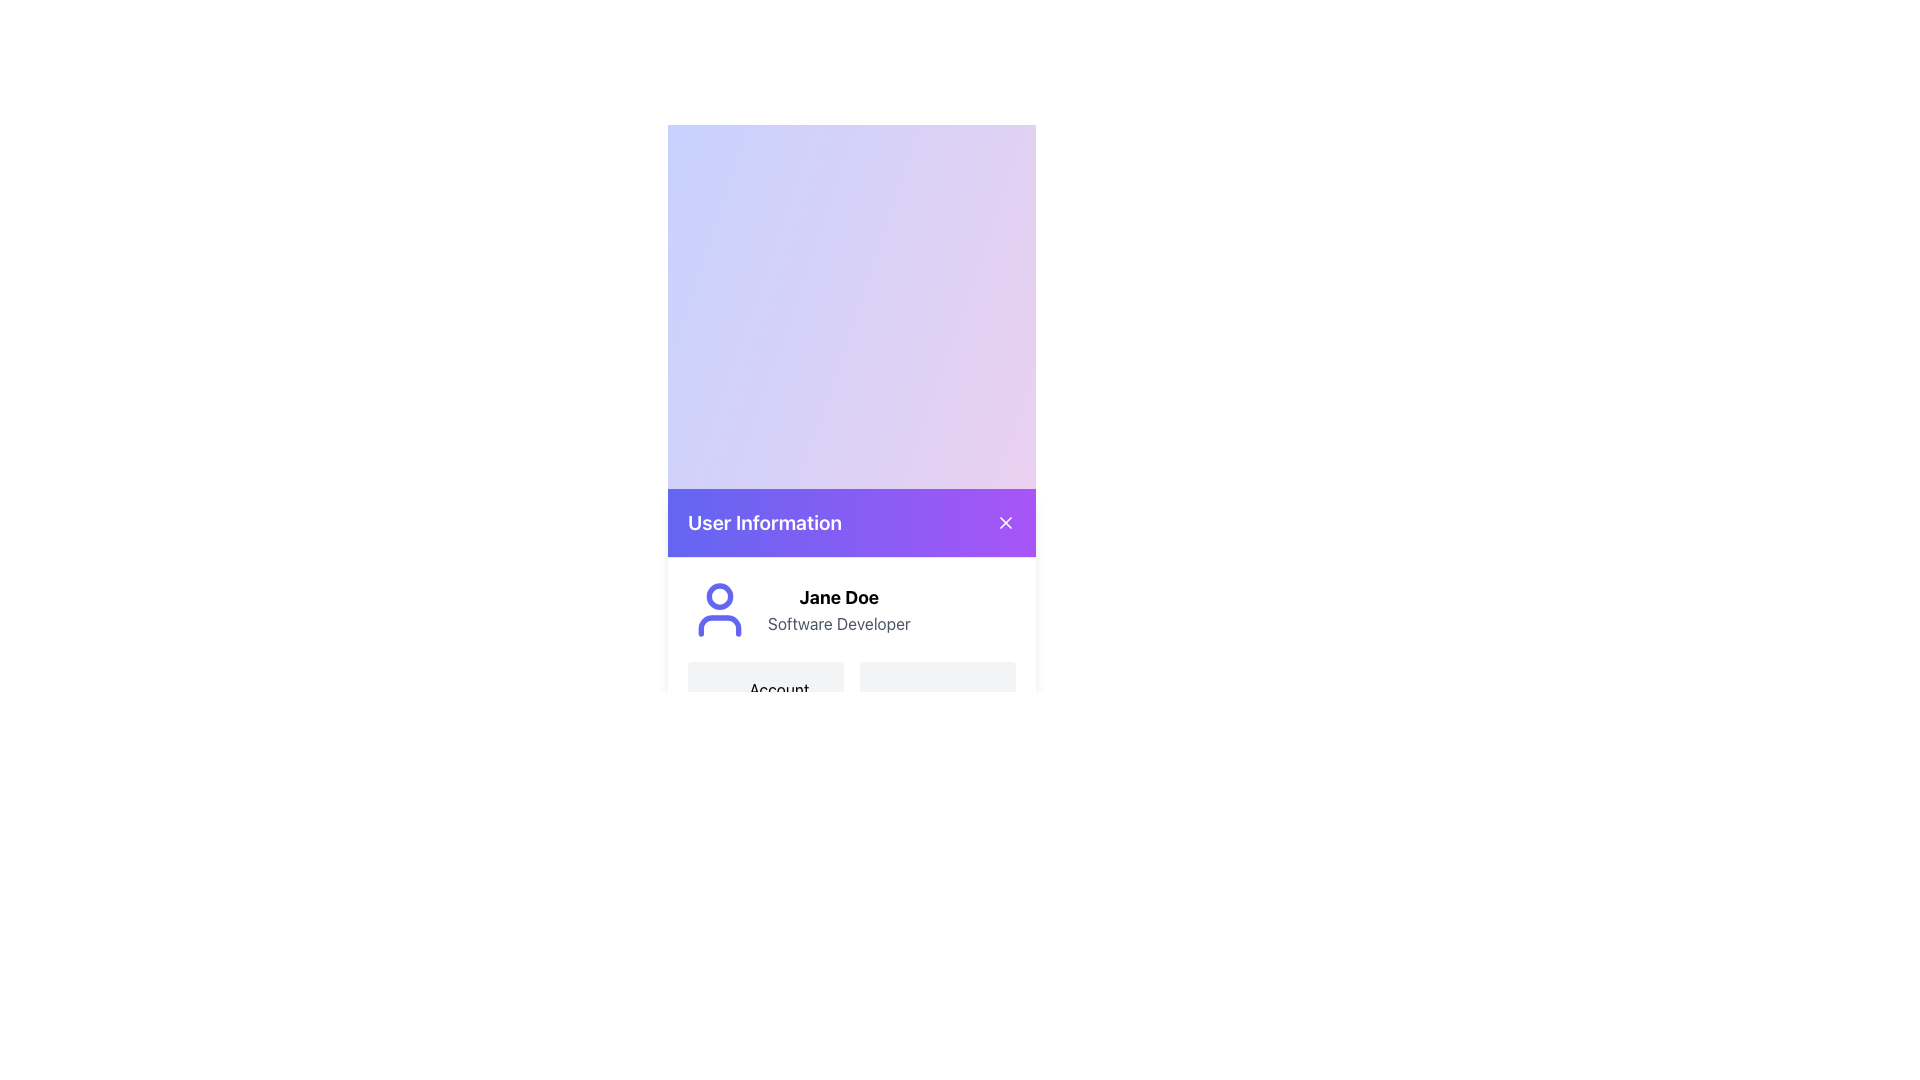 This screenshot has width=1920, height=1080. What do you see at coordinates (851, 659) in the screenshot?
I see `the 'Account Settings' or 'Achievements' sub-elements within the User Information card, located below the title bar and above the 'Contact User' section` at bounding box center [851, 659].